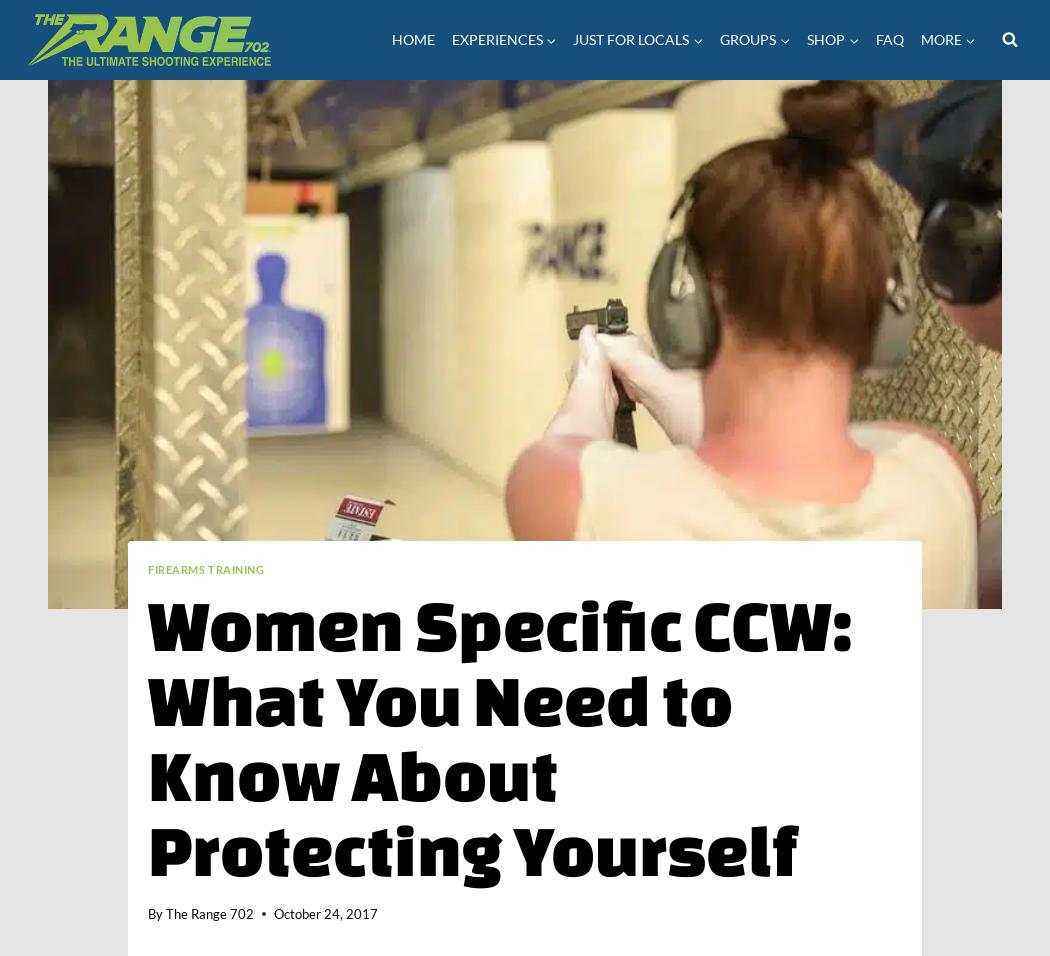  Describe the element at coordinates (718, 37) in the screenshot. I see `'Groups'` at that location.